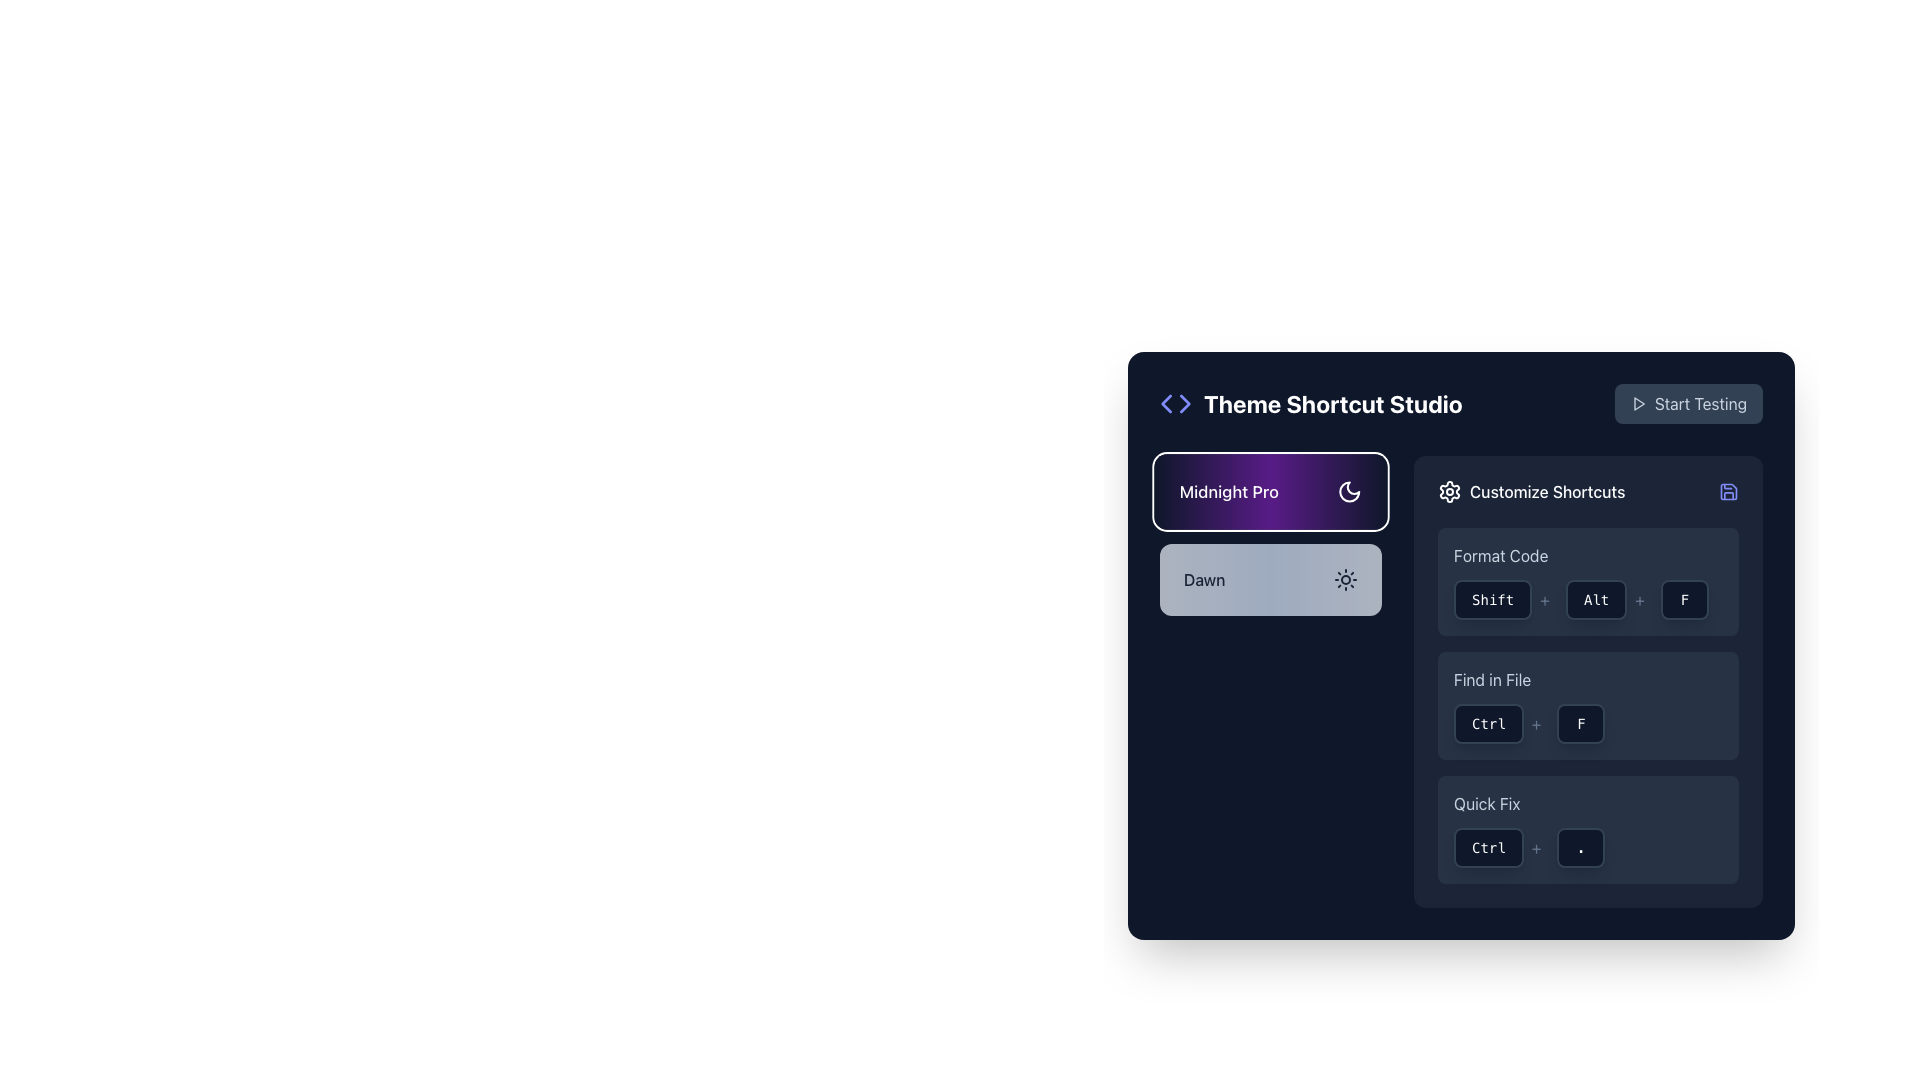 The height and width of the screenshot is (1080, 1920). I want to click on the 'Ctrl' button-like label in the 'Quick Fix' section of the 'Customize Shortcuts' panel, which is the leftmost button in a horizontal group of shortcut elements, so click(1488, 848).